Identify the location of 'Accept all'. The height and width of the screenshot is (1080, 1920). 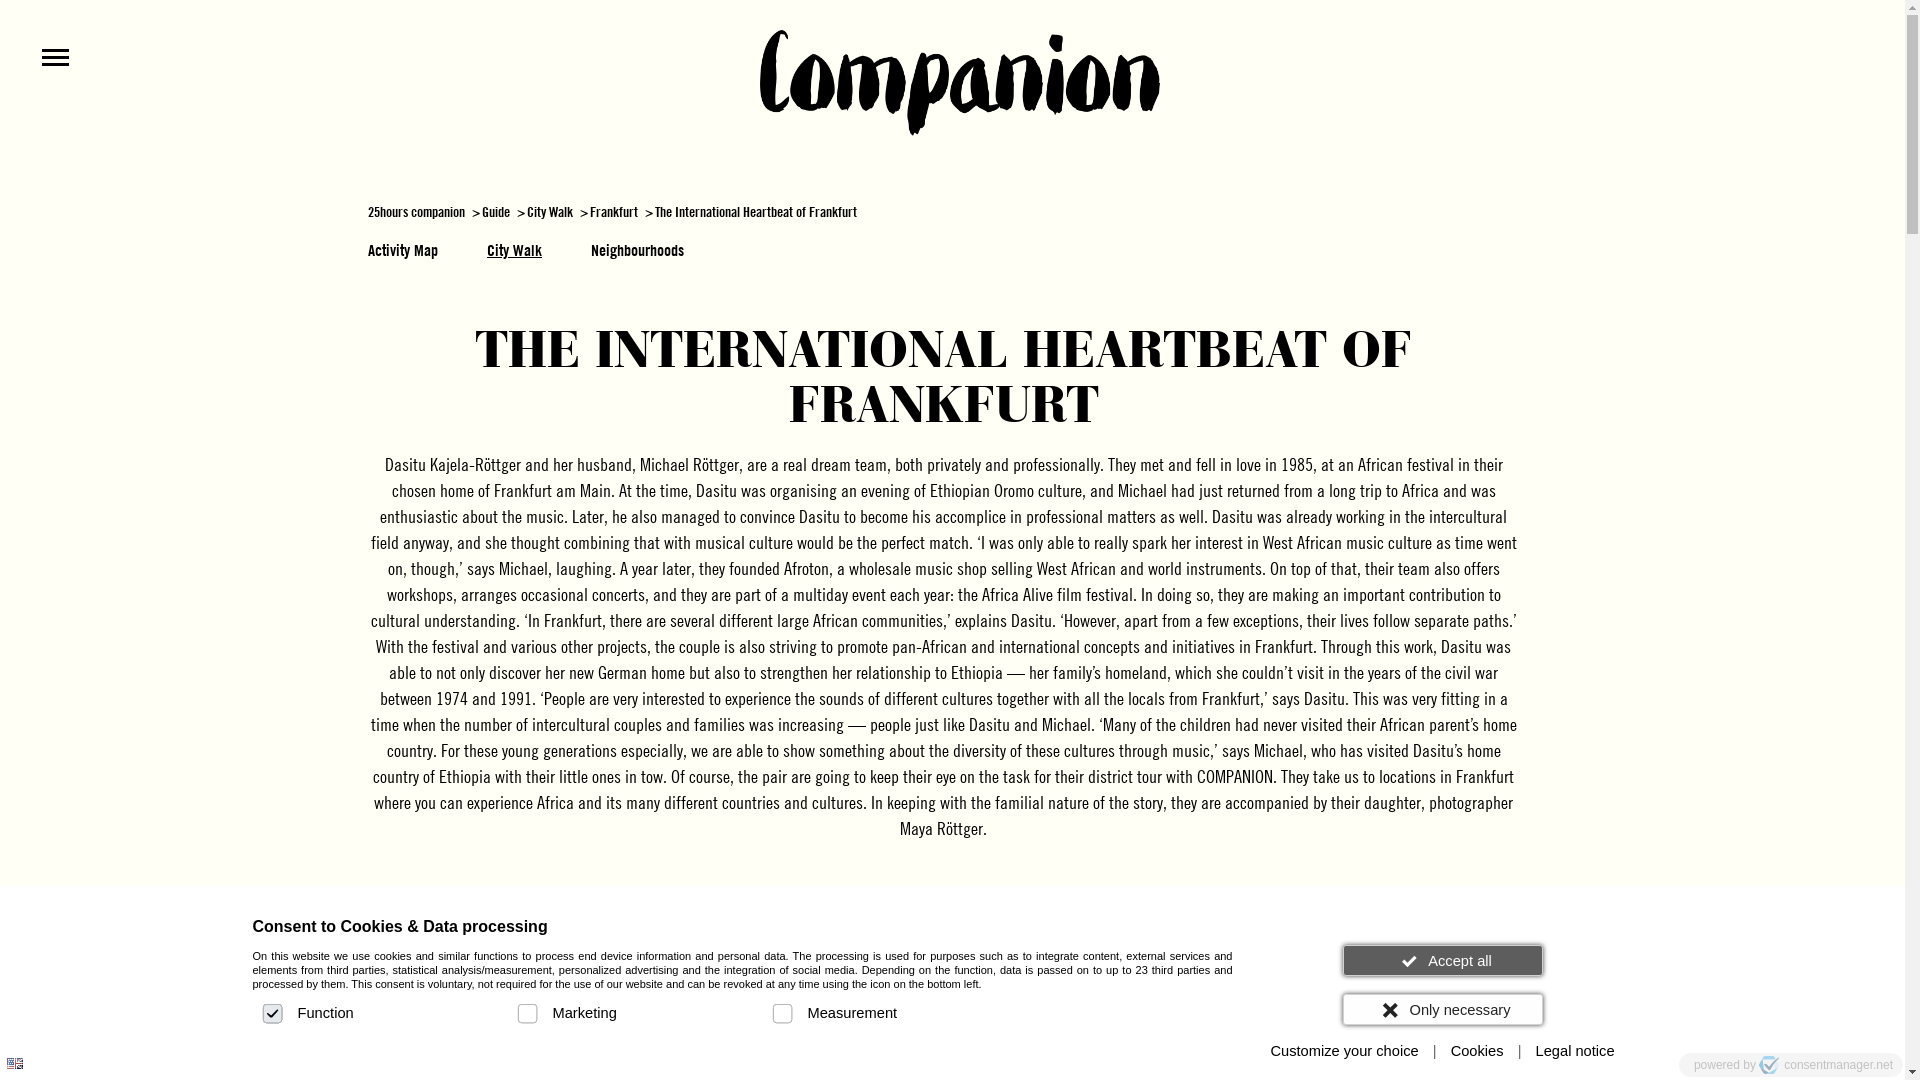
(1342, 959).